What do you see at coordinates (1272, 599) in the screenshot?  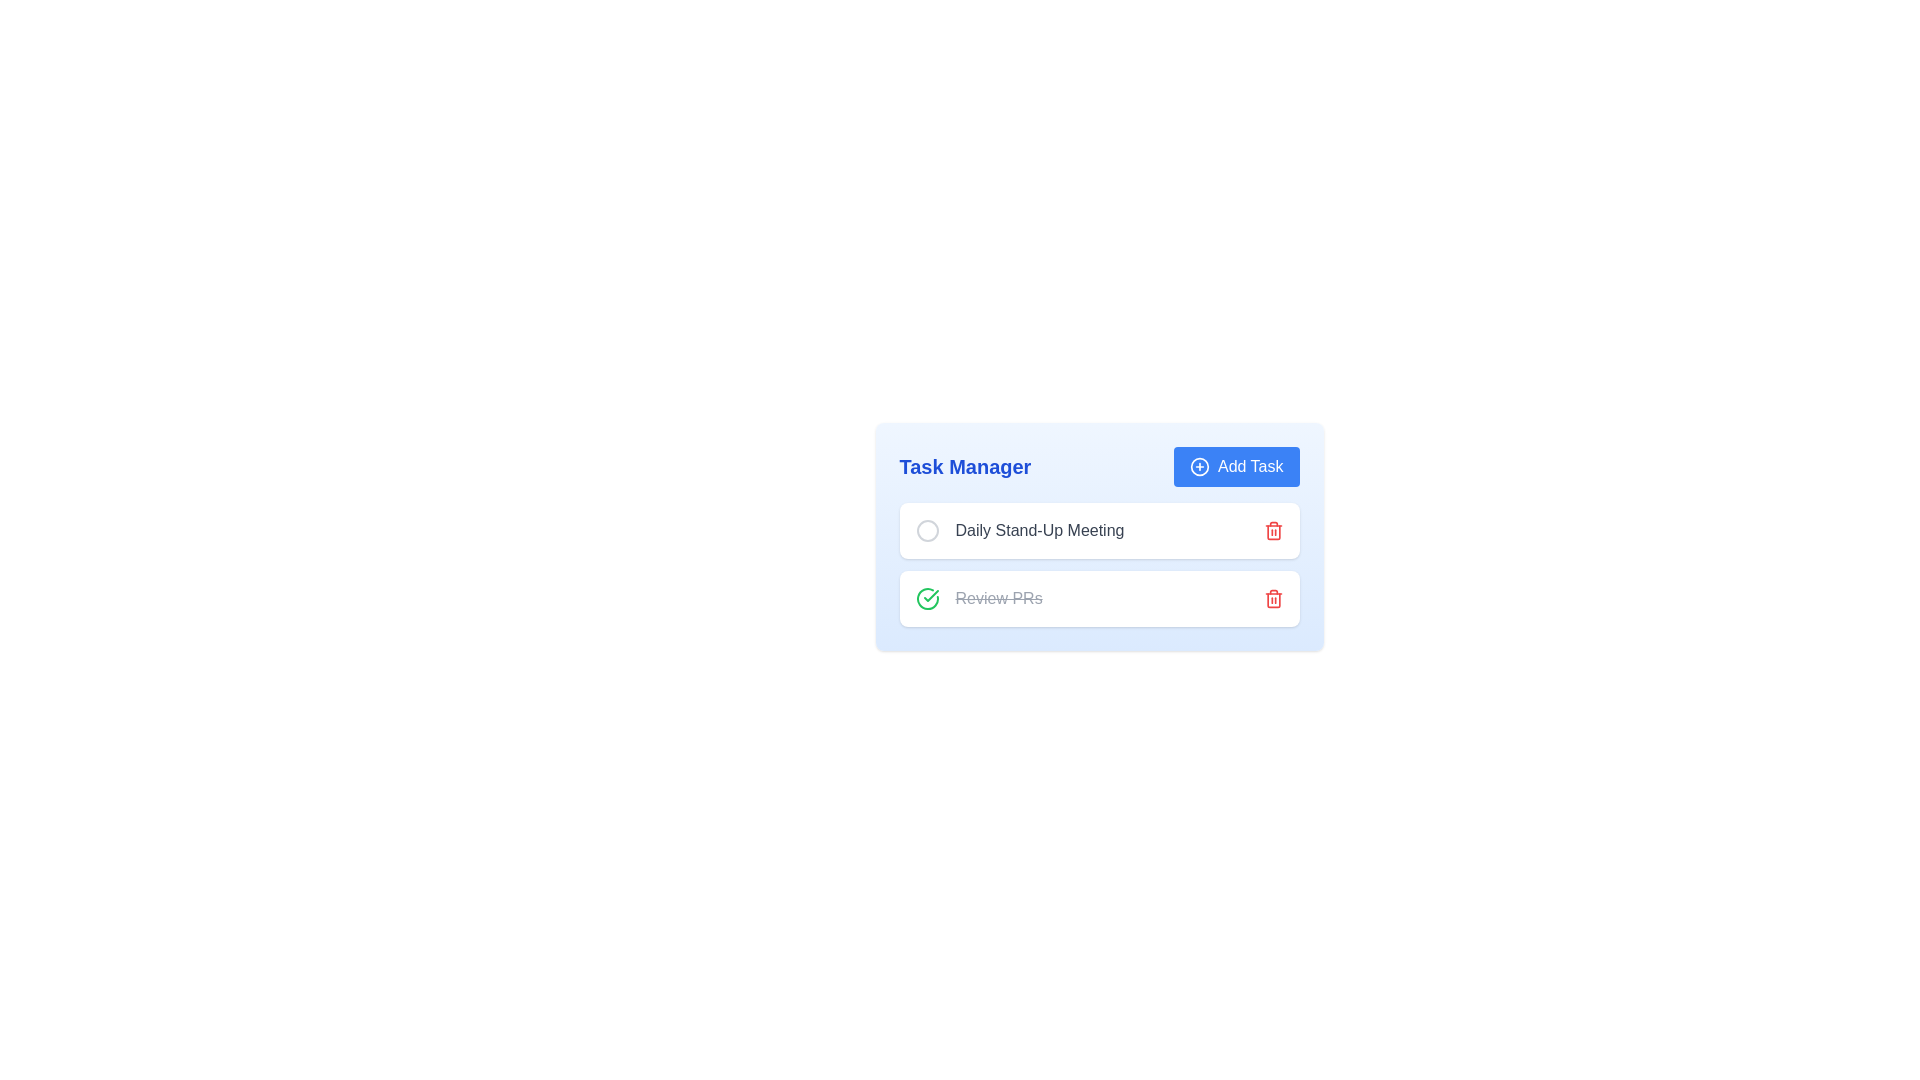 I see `the trash icon component that is part of the delete action, located immediately to the right of the 'Review PRs' text in the corresponding task row` at bounding box center [1272, 599].